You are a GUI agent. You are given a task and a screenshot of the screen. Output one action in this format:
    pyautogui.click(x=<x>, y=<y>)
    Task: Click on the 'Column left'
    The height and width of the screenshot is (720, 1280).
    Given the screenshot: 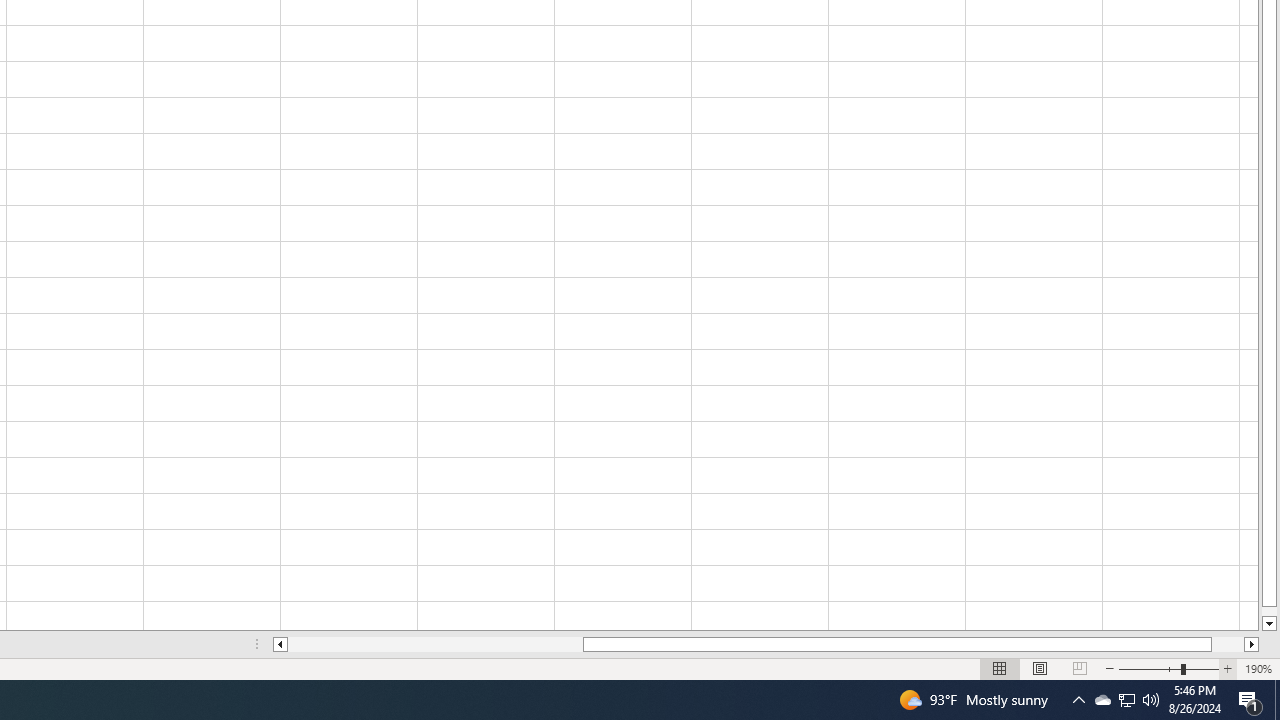 What is the action you would take?
    pyautogui.click(x=278, y=644)
    